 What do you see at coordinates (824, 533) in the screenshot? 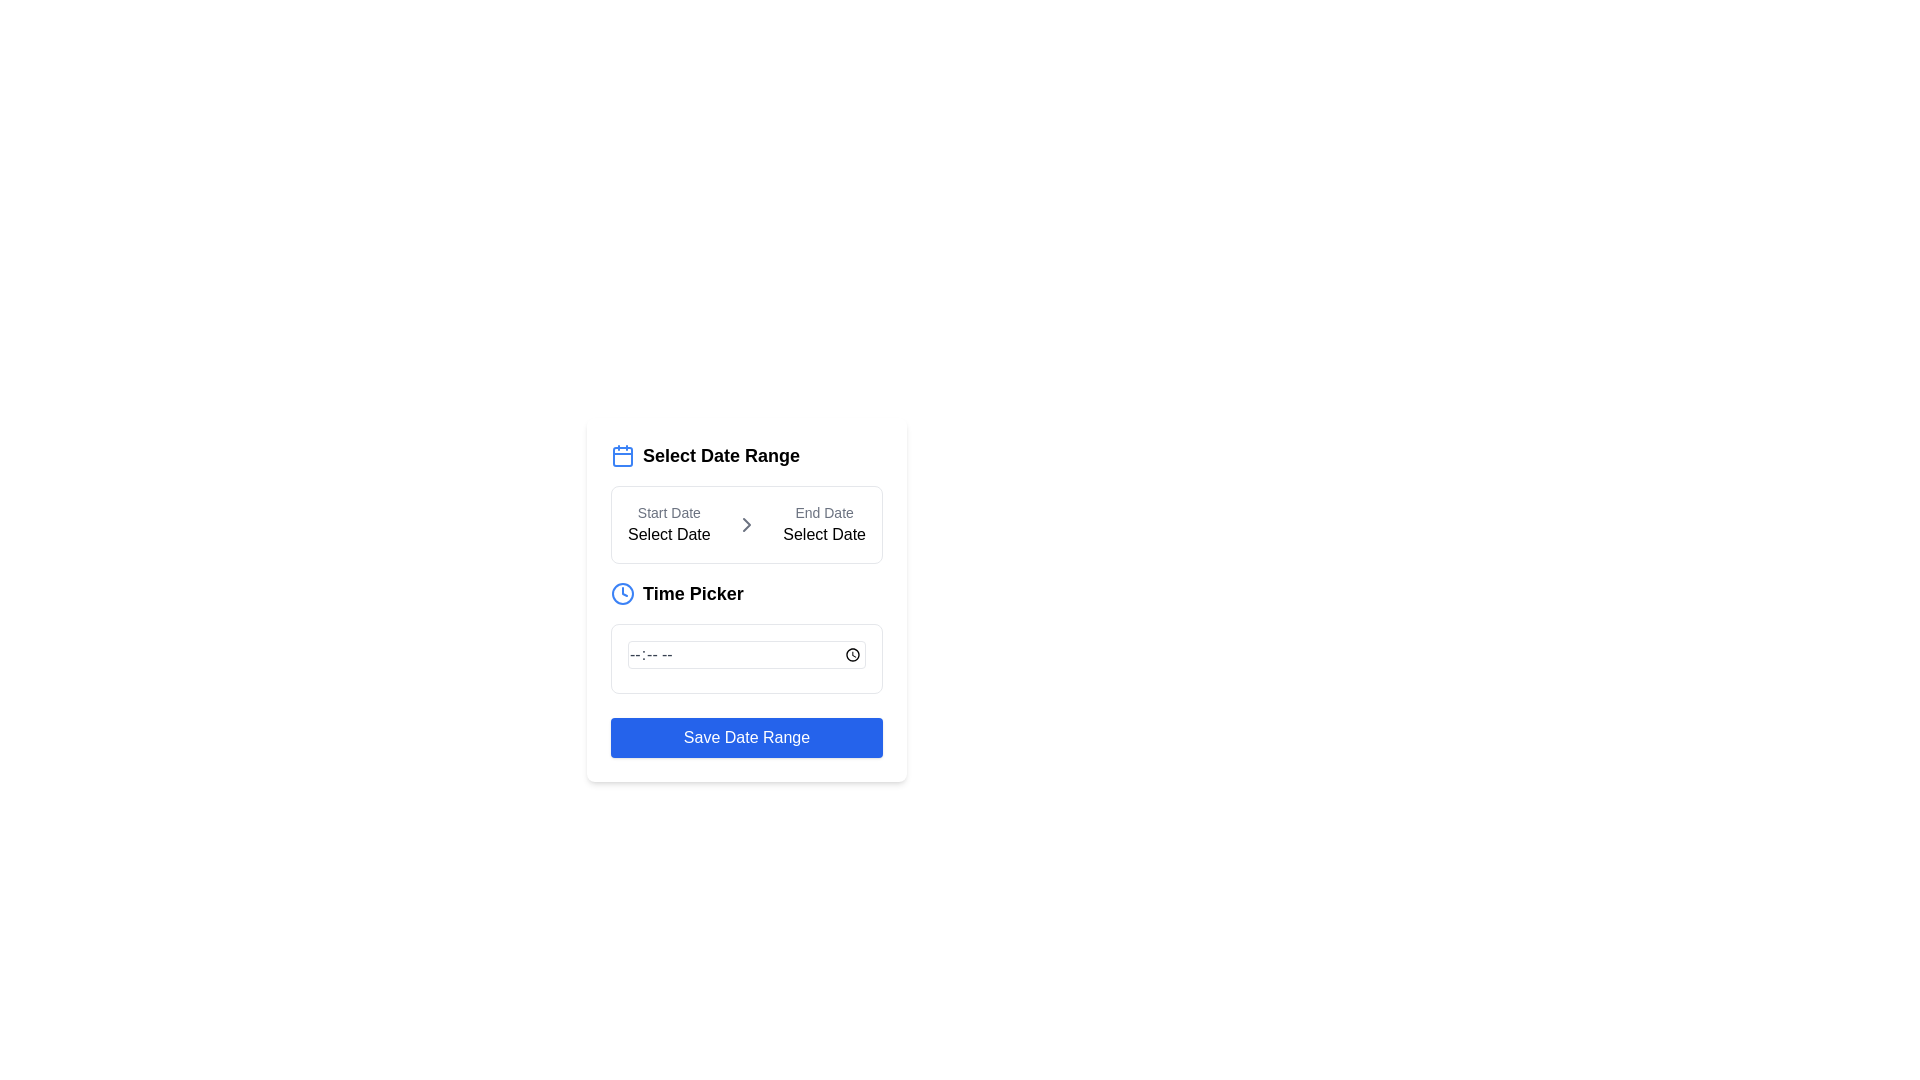
I see `text displayed in the Text Display element located under the 'End Date' label on the right side of the date selection form` at bounding box center [824, 533].